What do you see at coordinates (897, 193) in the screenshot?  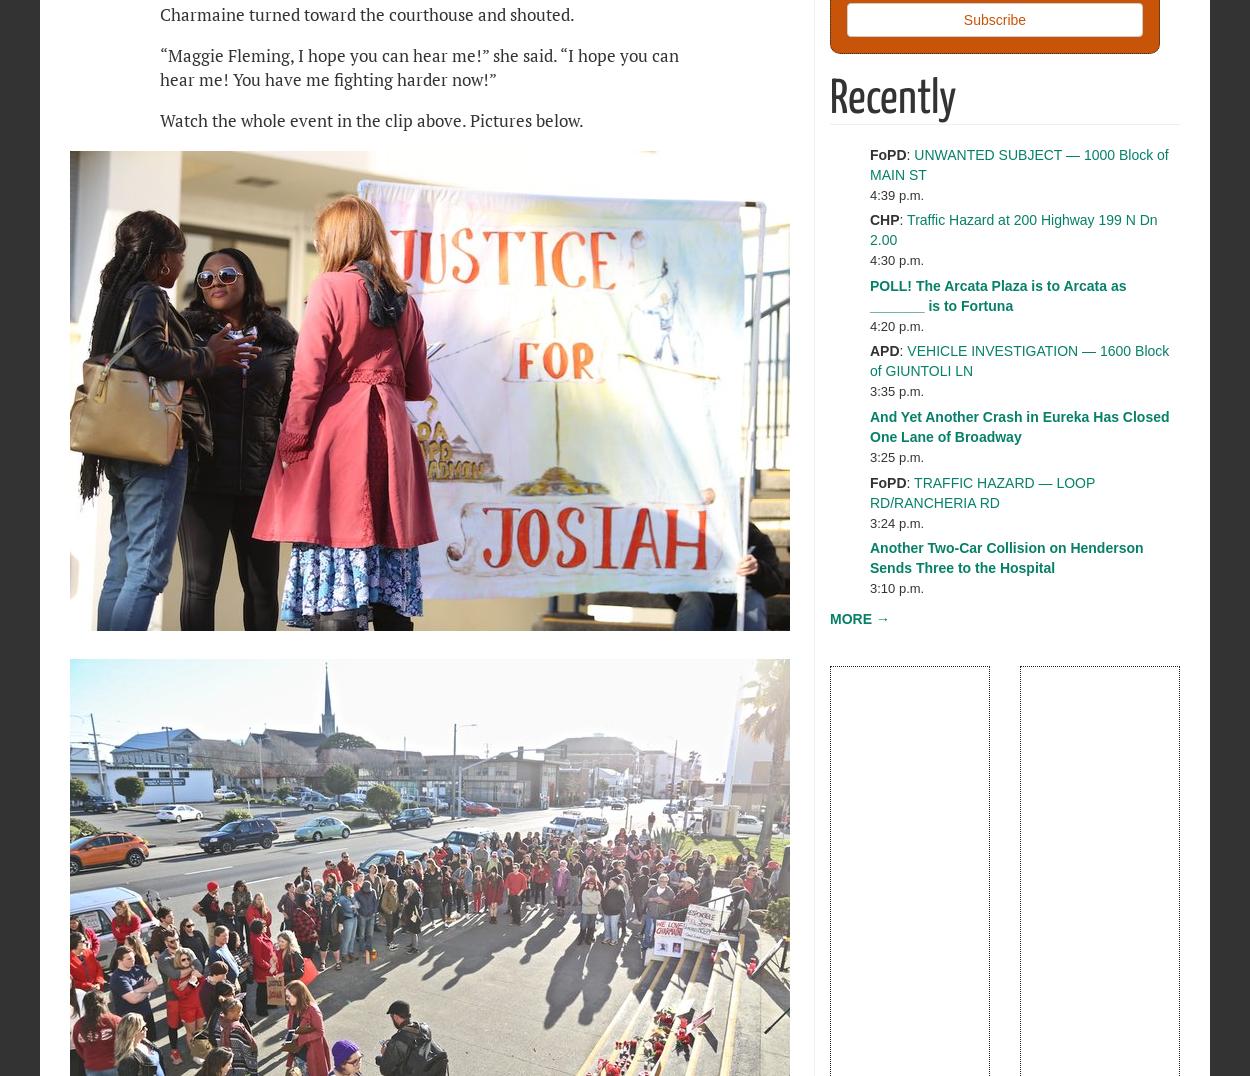 I see `'4:39 p.m.'` at bounding box center [897, 193].